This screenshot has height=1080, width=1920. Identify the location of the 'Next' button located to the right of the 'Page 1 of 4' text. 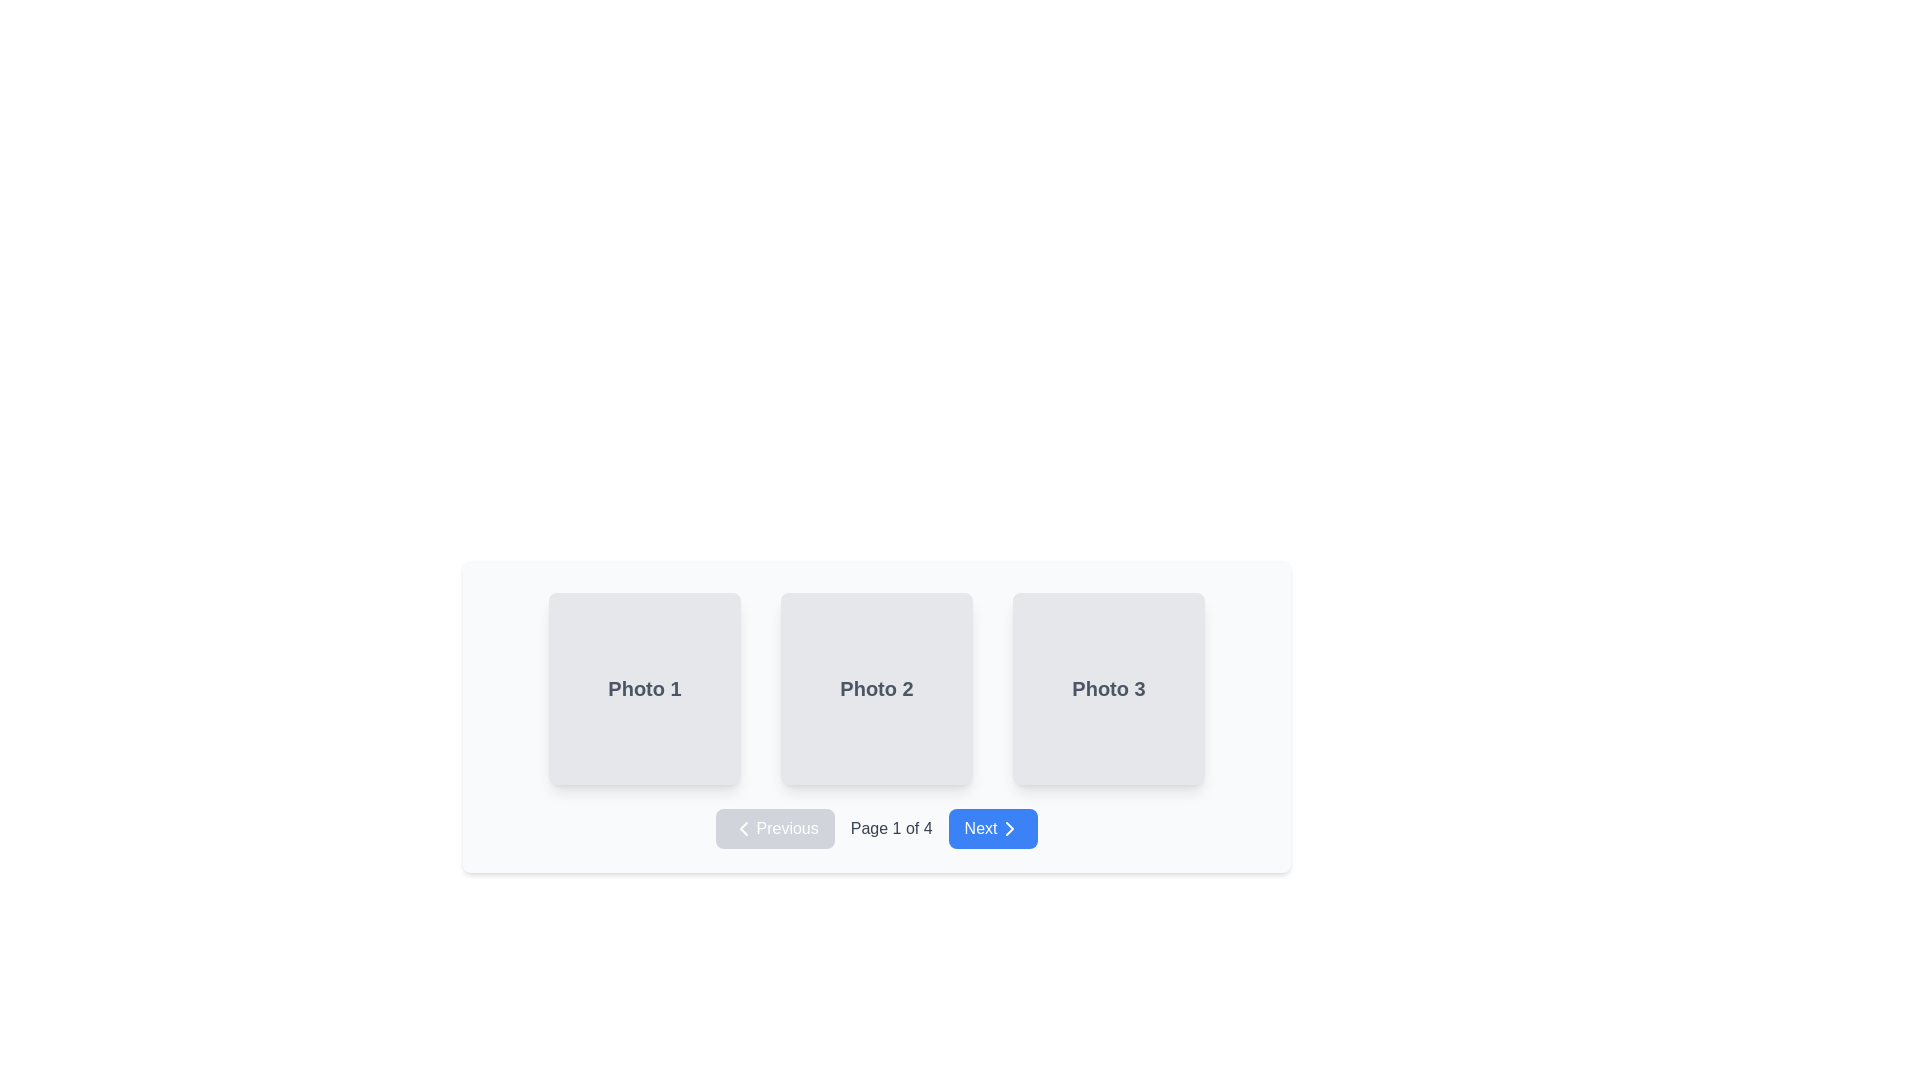
(993, 829).